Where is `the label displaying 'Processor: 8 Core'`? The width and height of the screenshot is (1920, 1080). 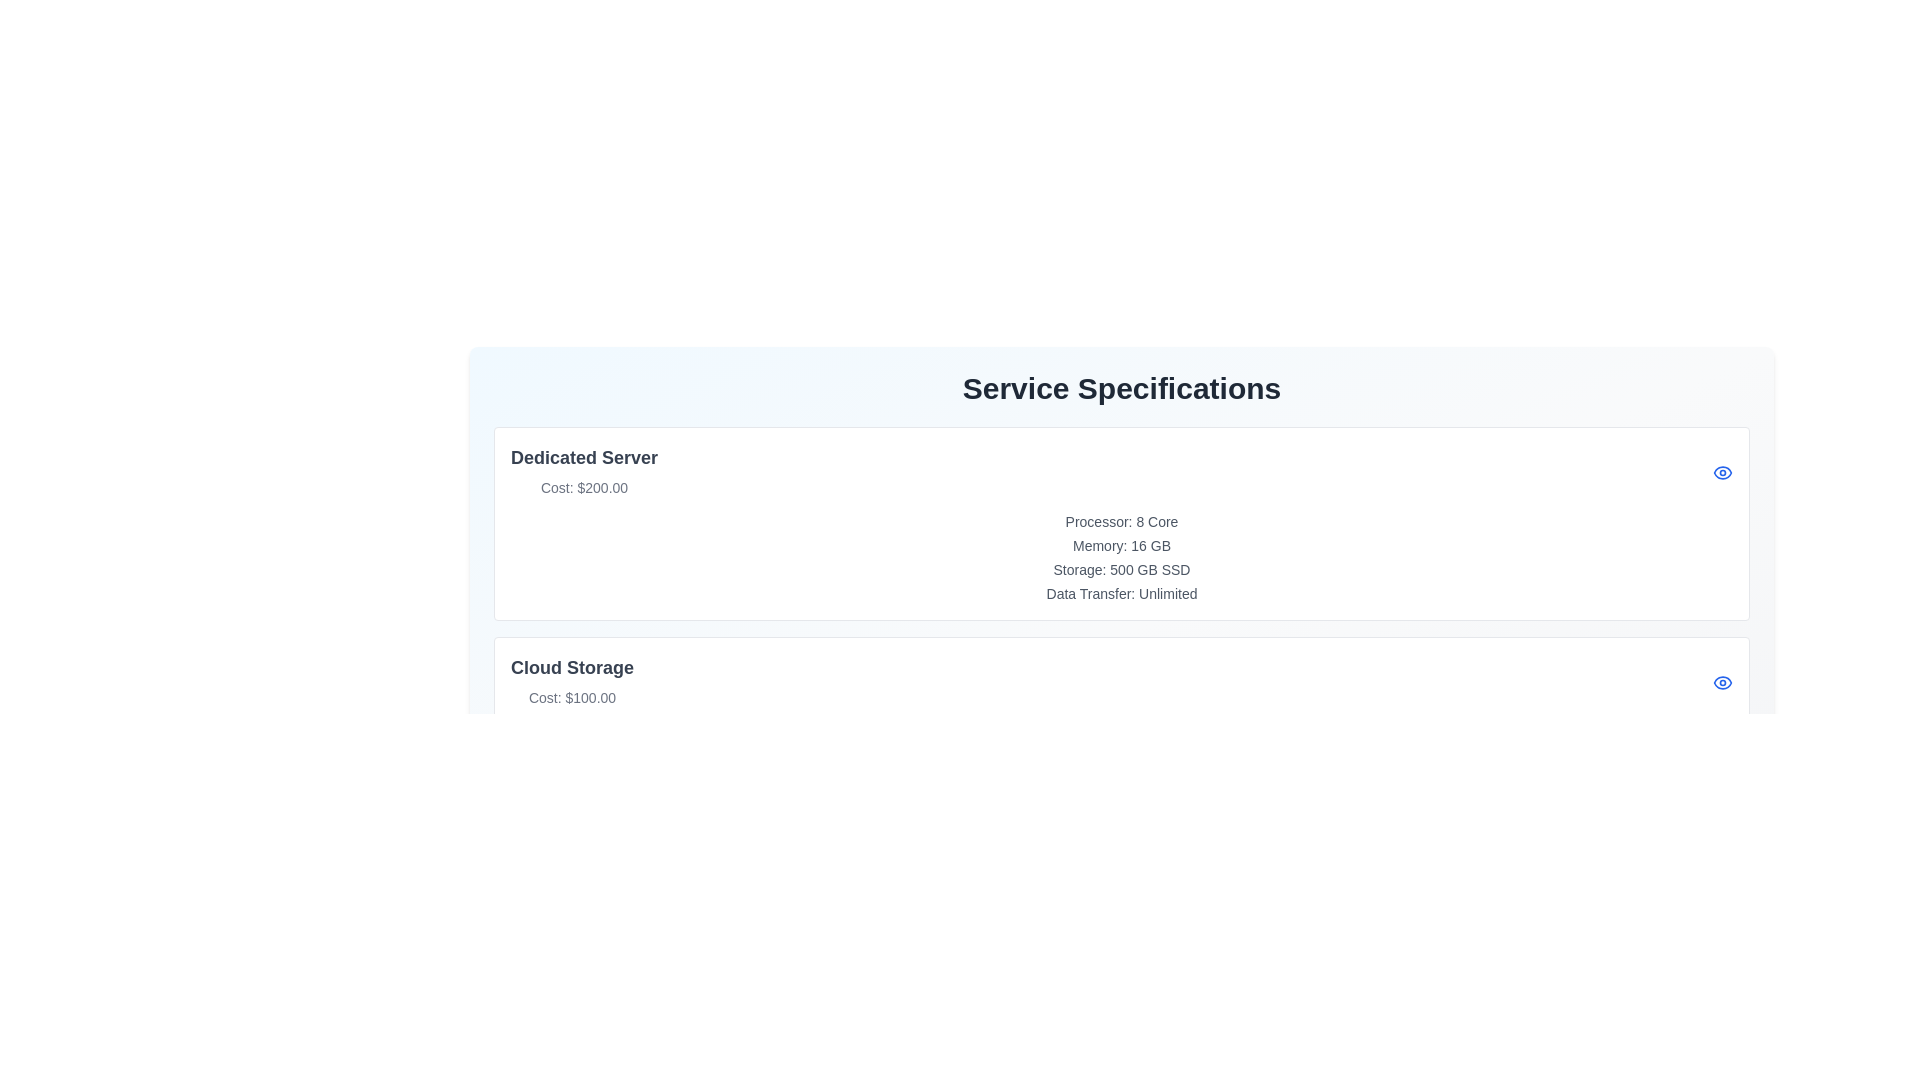 the label displaying 'Processor: 8 Core' is located at coordinates (1122, 520).